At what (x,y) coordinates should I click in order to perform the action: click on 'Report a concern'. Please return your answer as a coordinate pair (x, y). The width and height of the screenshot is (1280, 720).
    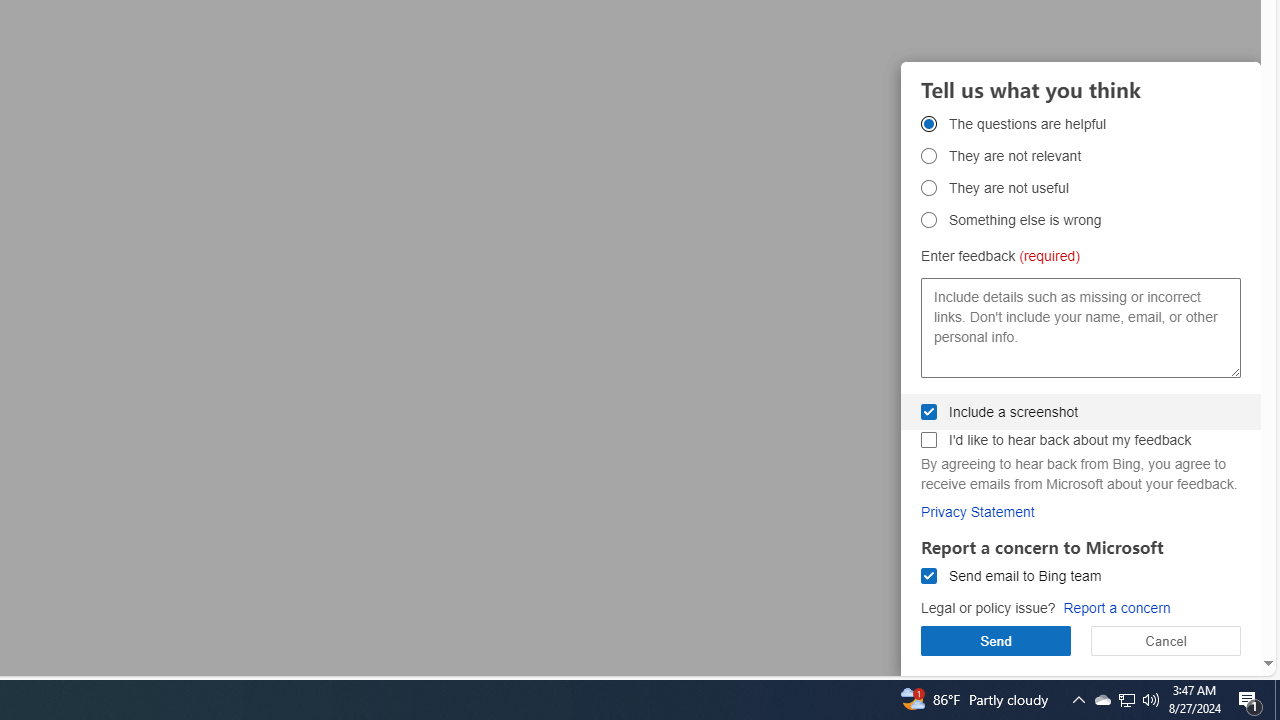
    Looking at the image, I should click on (1115, 607).